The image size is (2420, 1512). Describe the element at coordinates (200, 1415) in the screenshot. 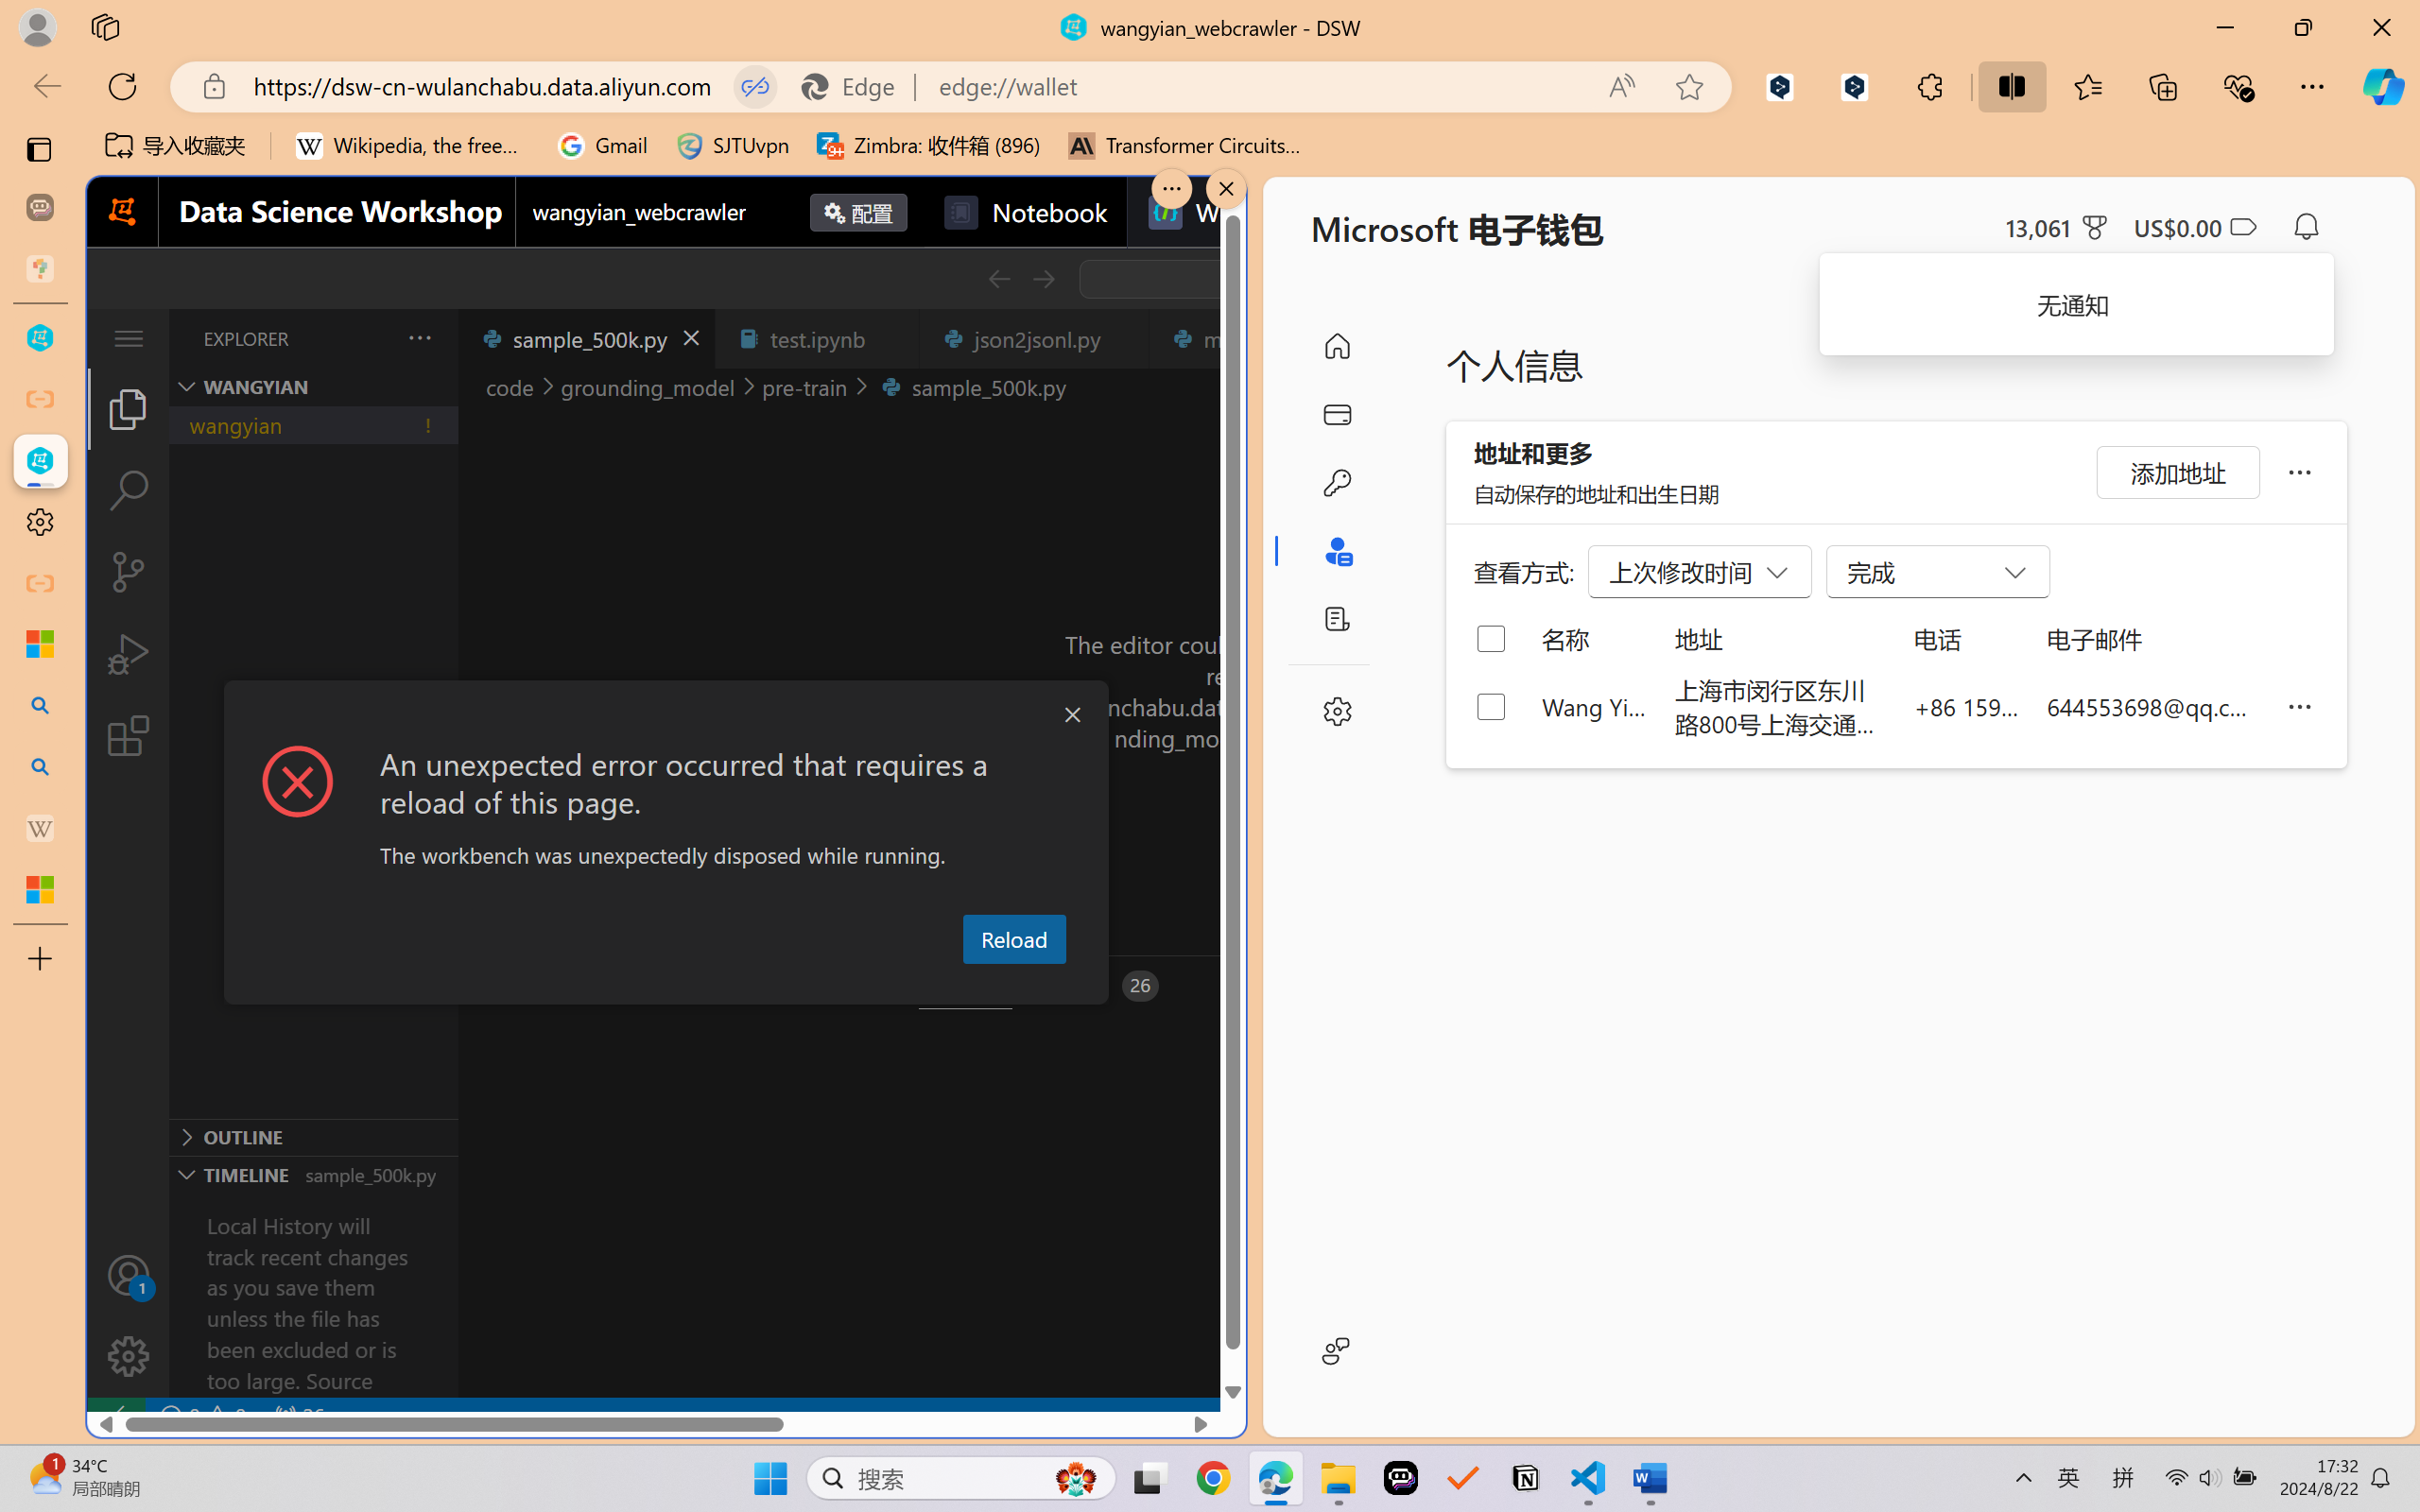

I see `'No Problems'` at that location.